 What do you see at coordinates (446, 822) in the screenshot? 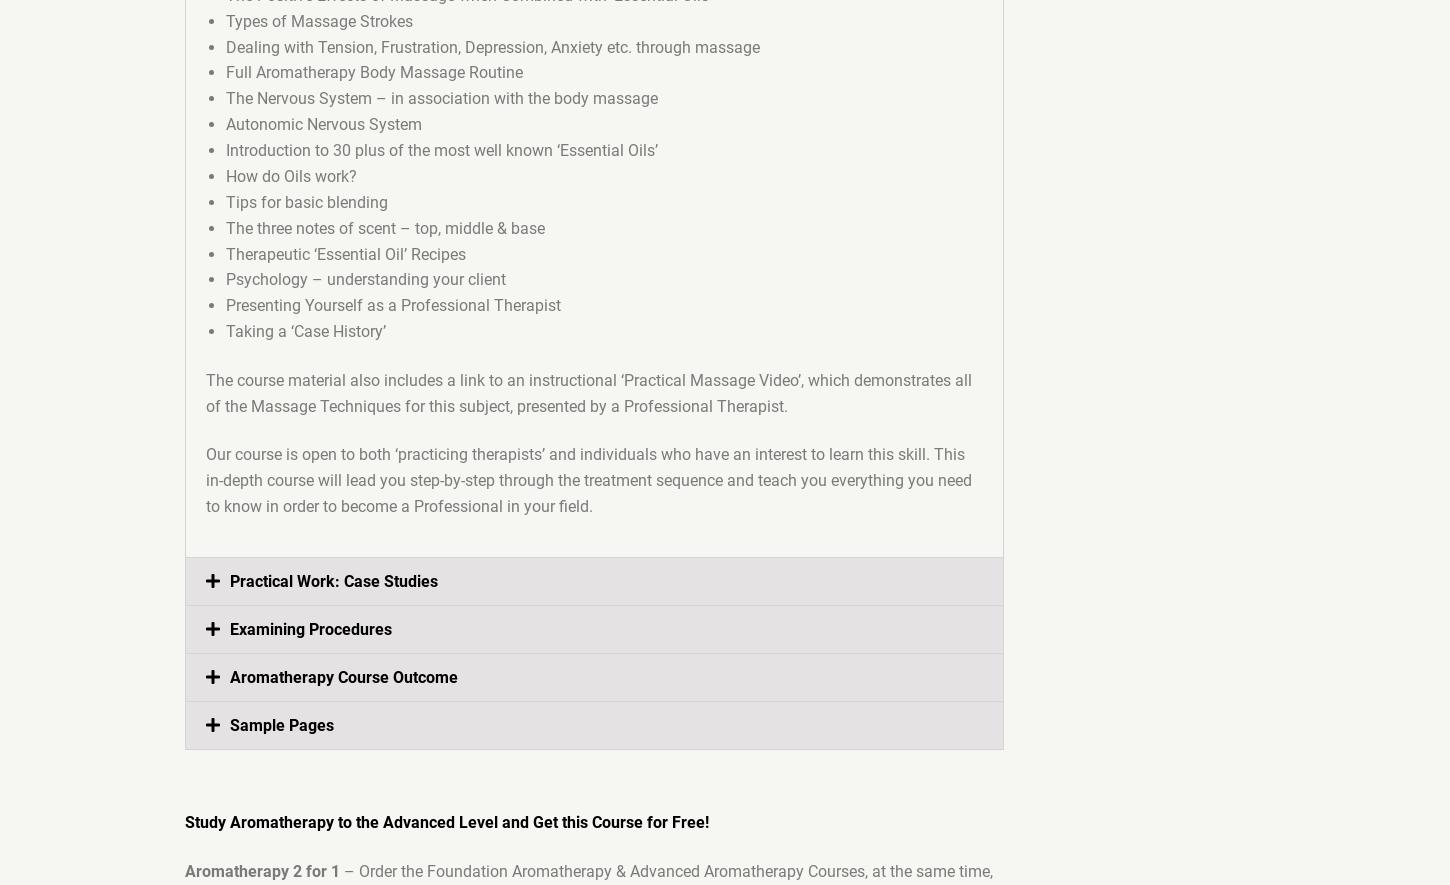
I see `'Study Aromatherapy to the Advanced Level and Get this Course for Free!'` at bounding box center [446, 822].